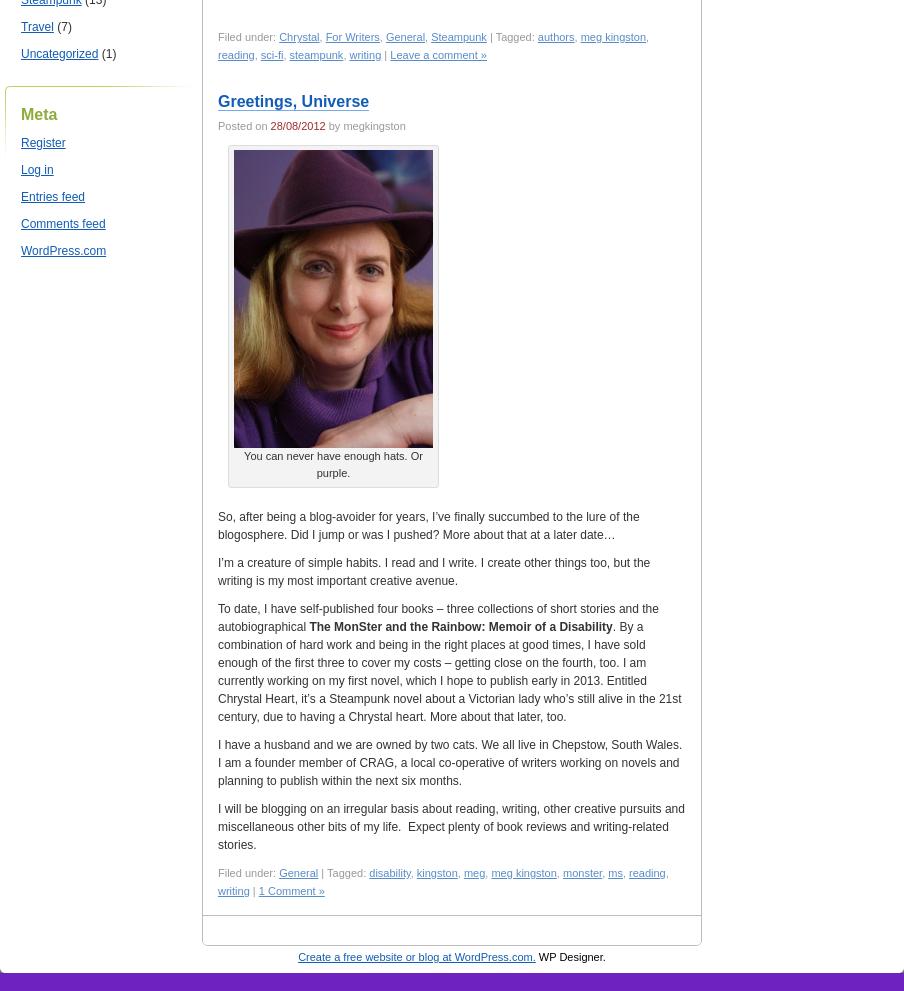  What do you see at coordinates (19, 196) in the screenshot?
I see `'Entries feed'` at bounding box center [19, 196].